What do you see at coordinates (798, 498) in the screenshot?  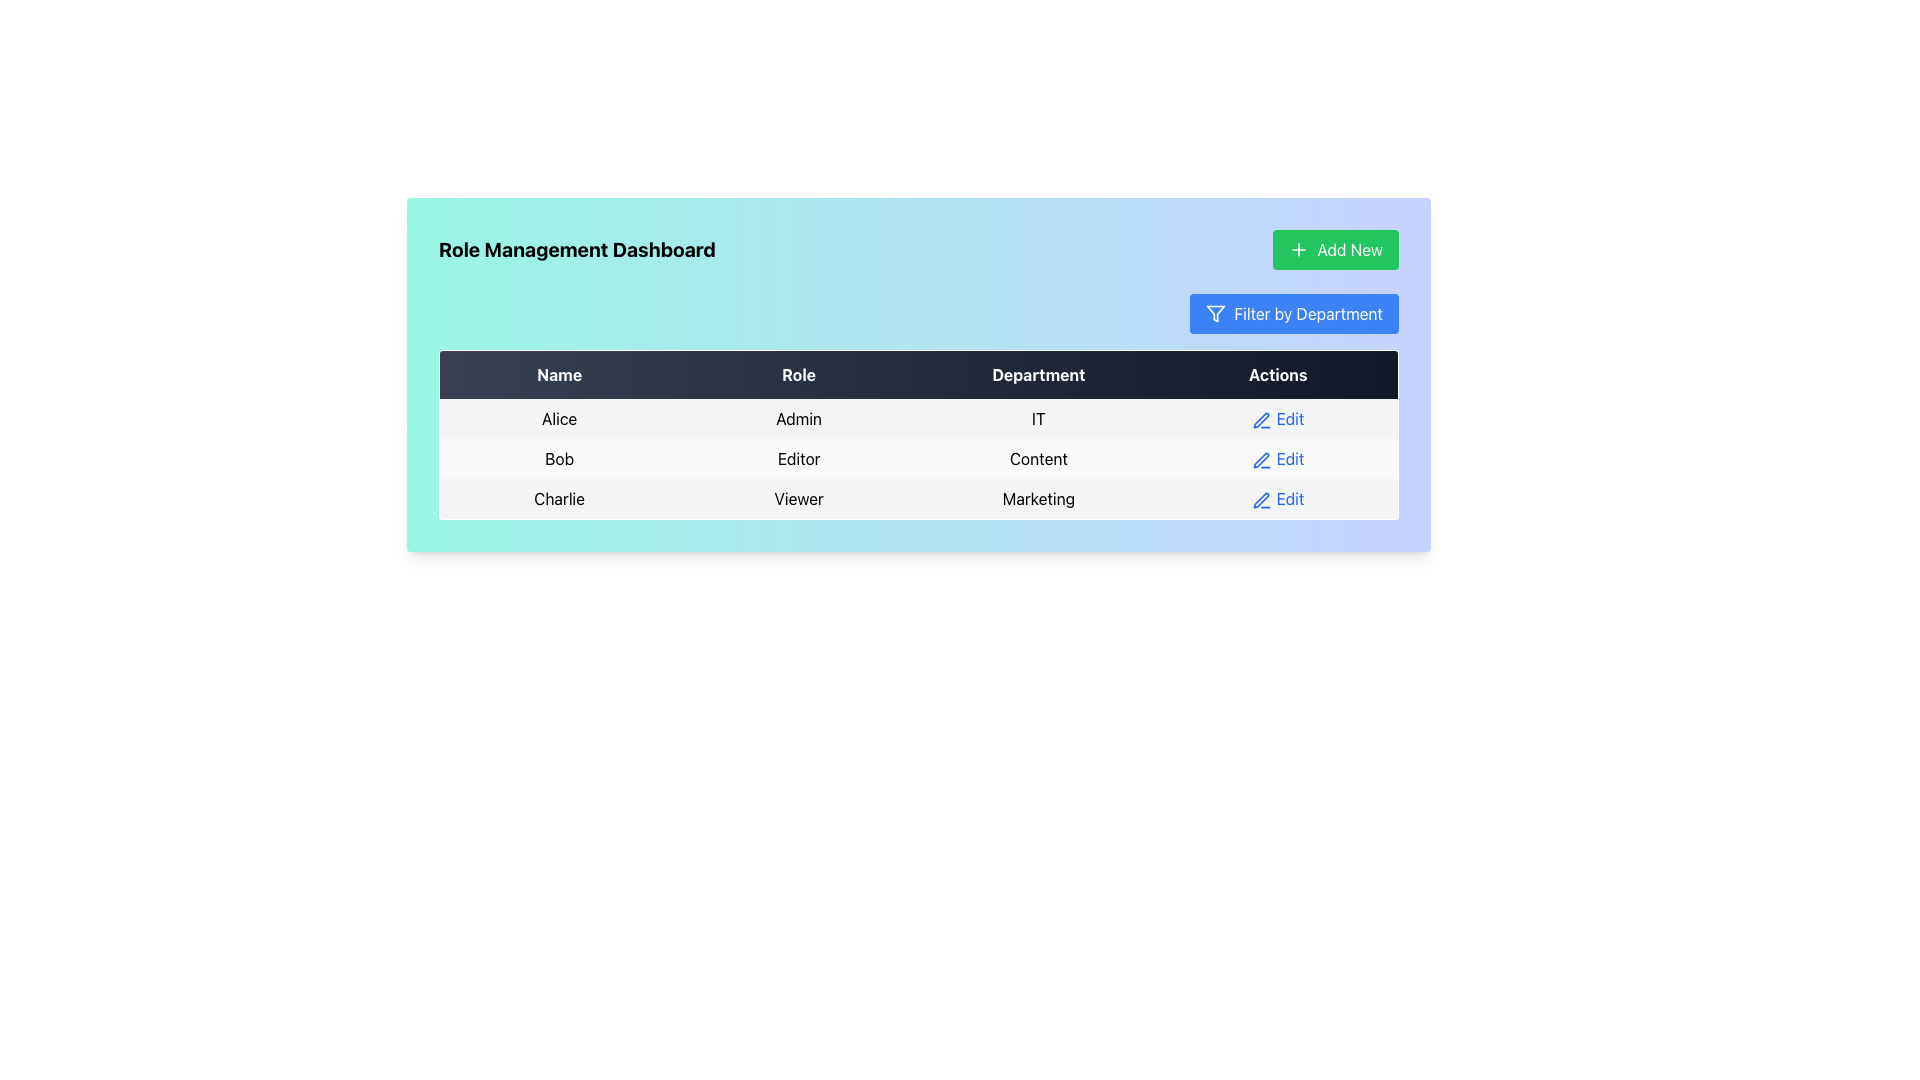 I see `the Text Label displaying the role designation of a specific user in the third row of the roles management table under the 'Role' column` at bounding box center [798, 498].